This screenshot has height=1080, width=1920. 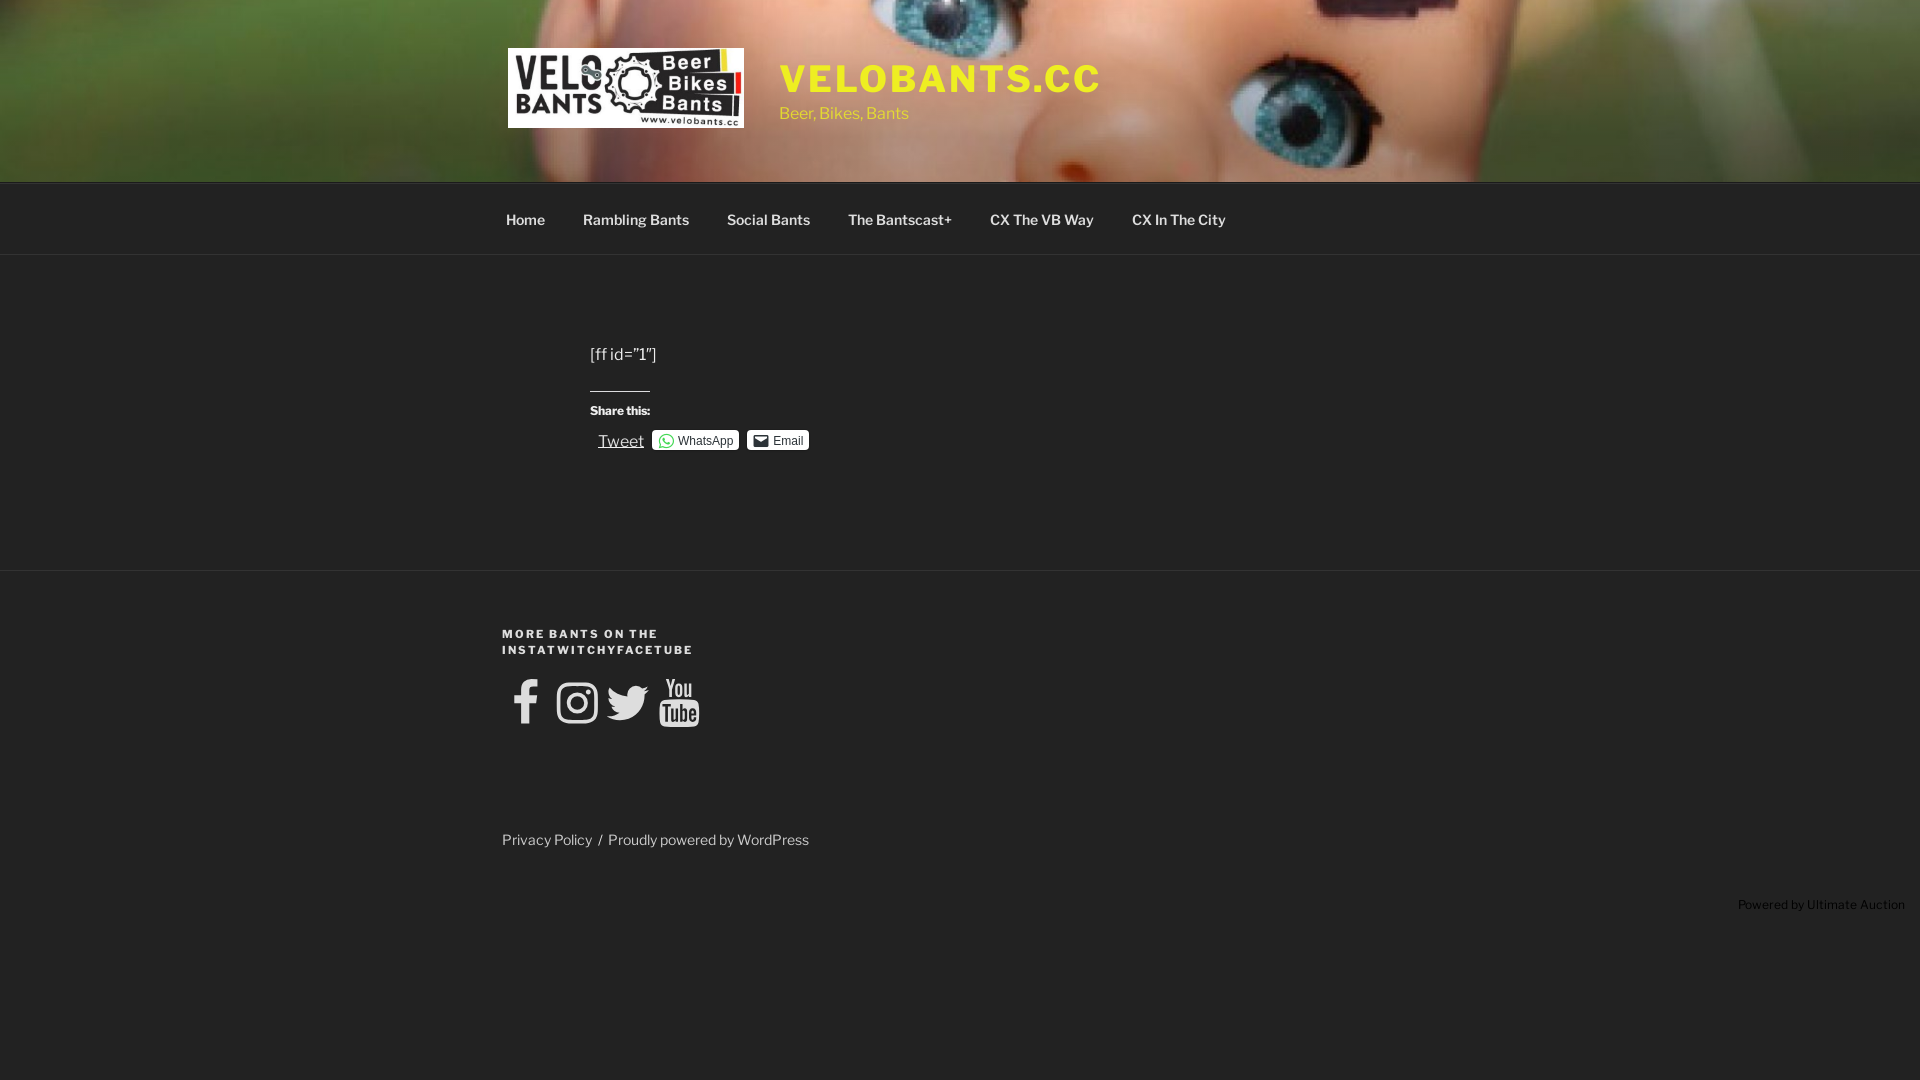 What do you see at coordinates (552, 703) in the screenshot?
I see `'Instagram'` at bounding box center [552, 703].